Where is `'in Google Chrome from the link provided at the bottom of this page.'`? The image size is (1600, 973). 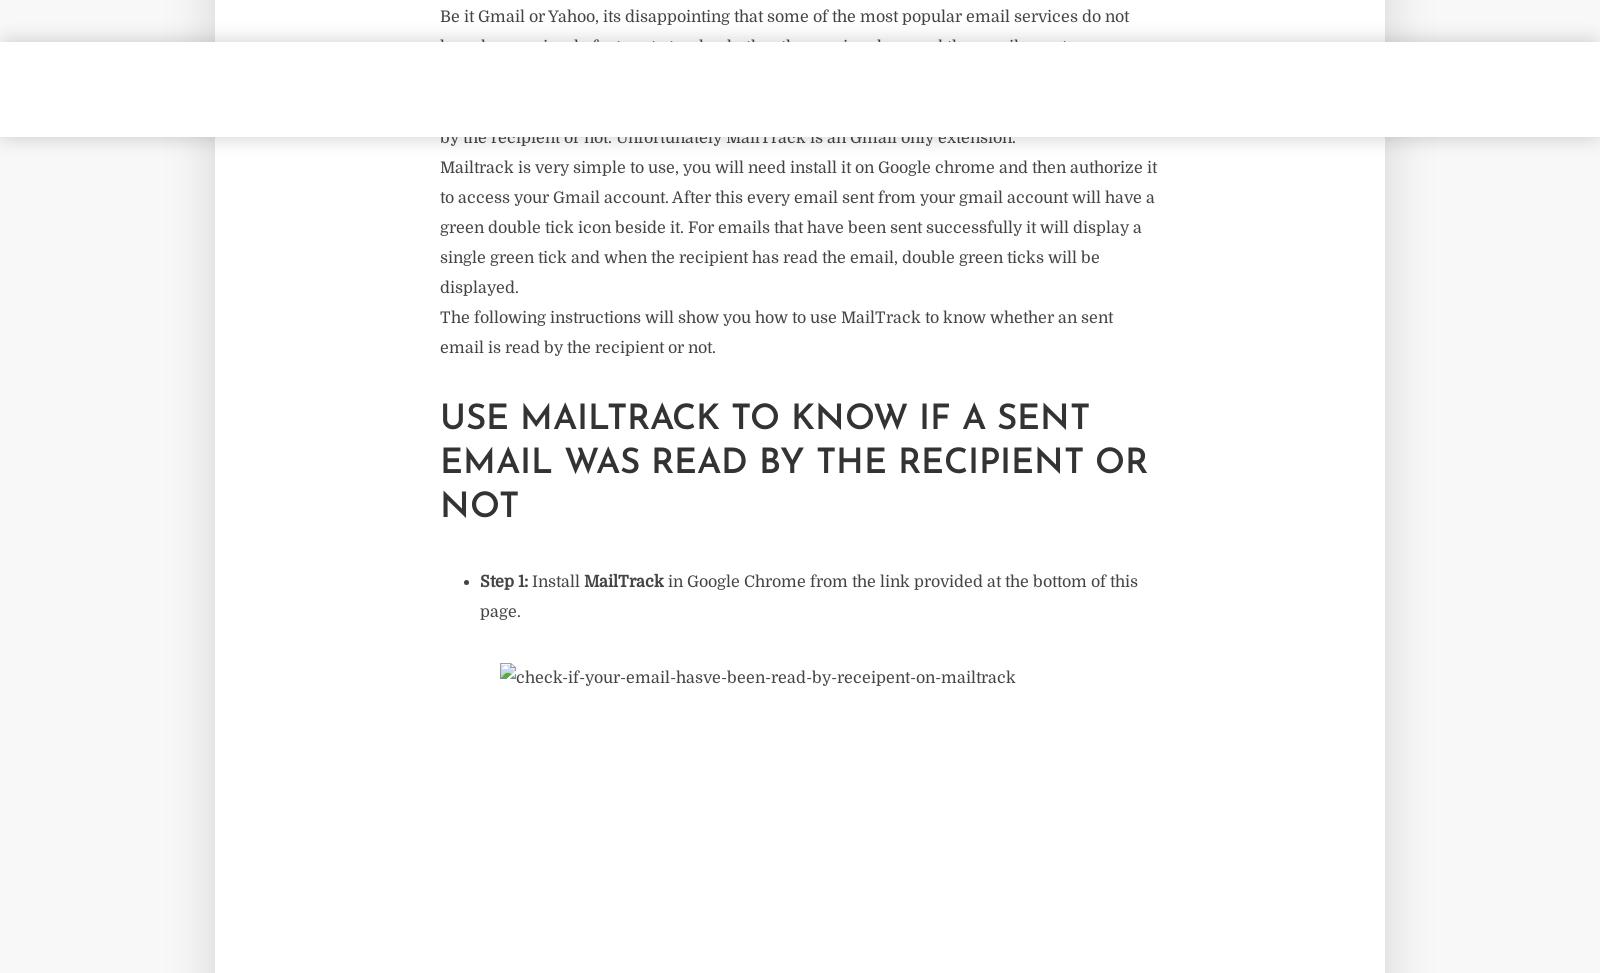 'in Google Chrome from the link provided at the bottom of this page.' is located at coordinates (807, 595).